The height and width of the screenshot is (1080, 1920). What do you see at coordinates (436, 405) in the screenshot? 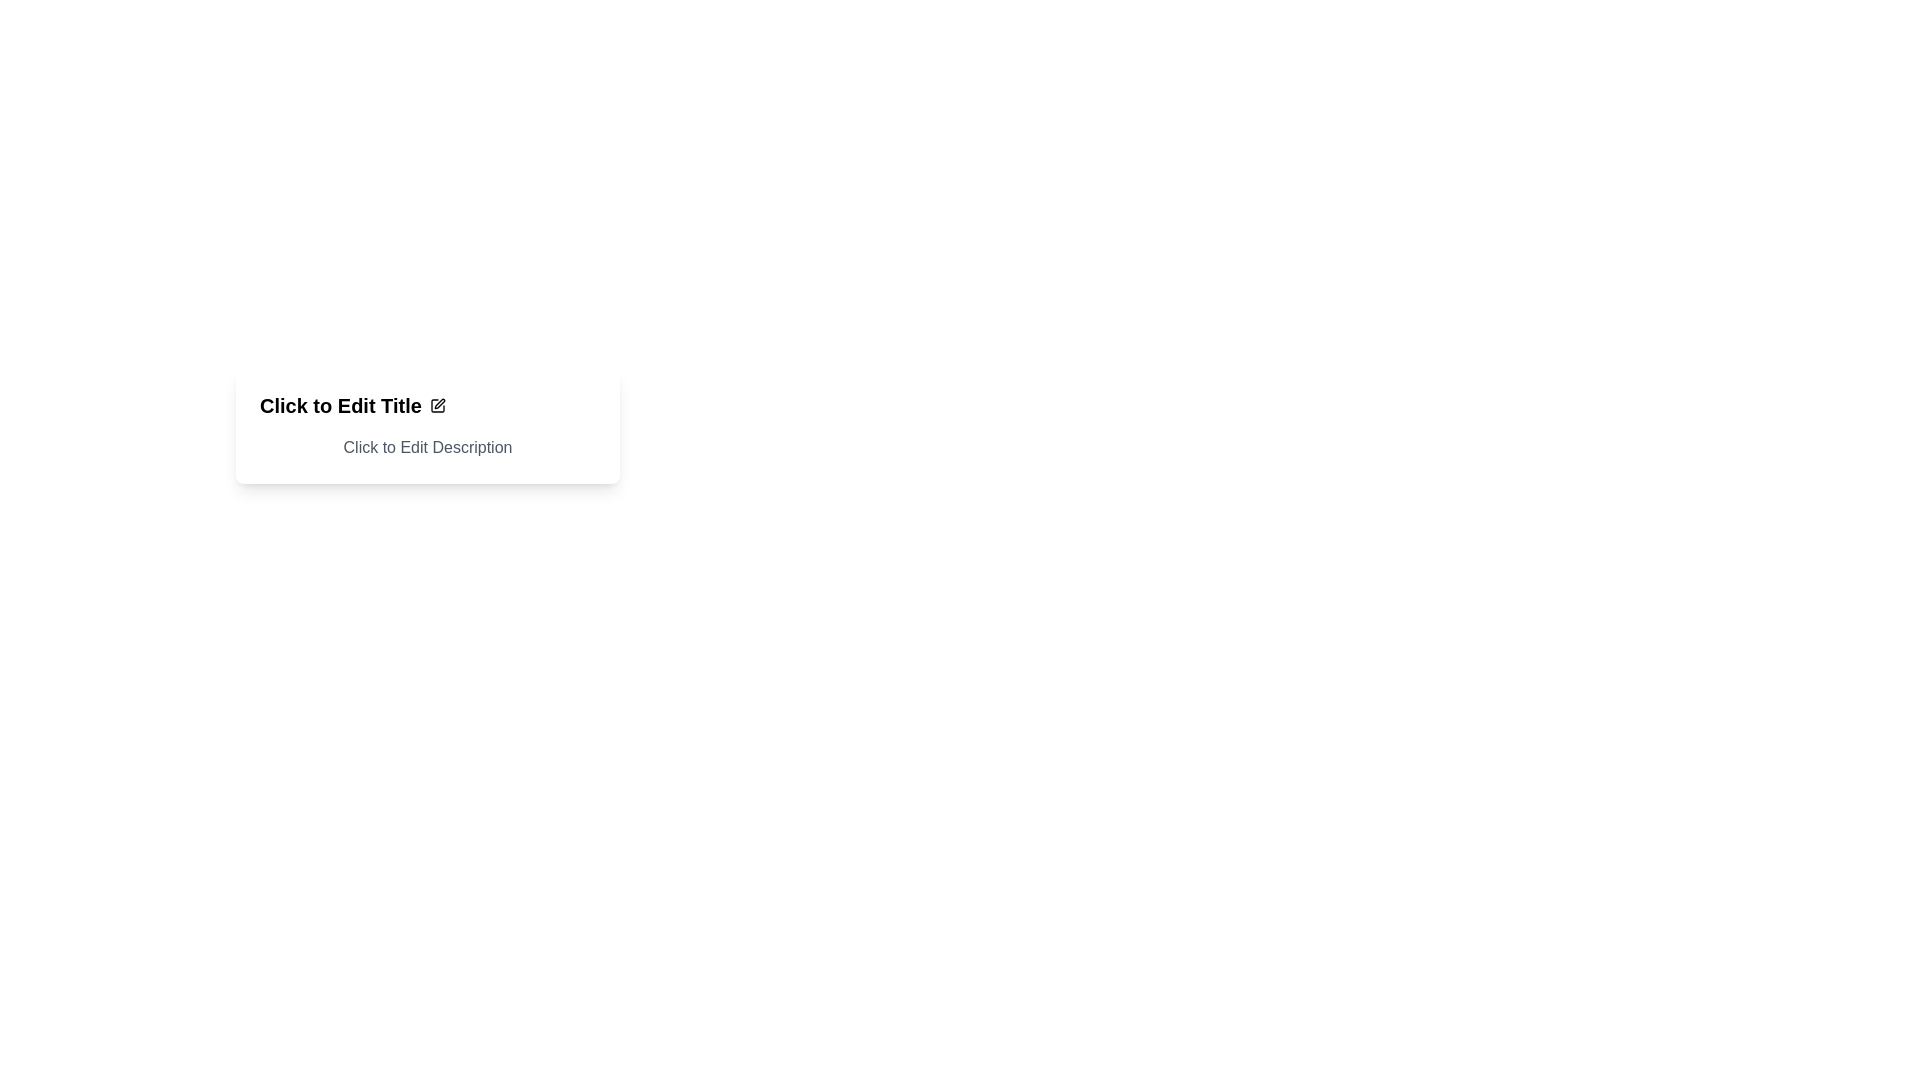
I see `the edit icon located immediately to the right of the 'Click to Edit Title' text` at bounding box center [436, 405].